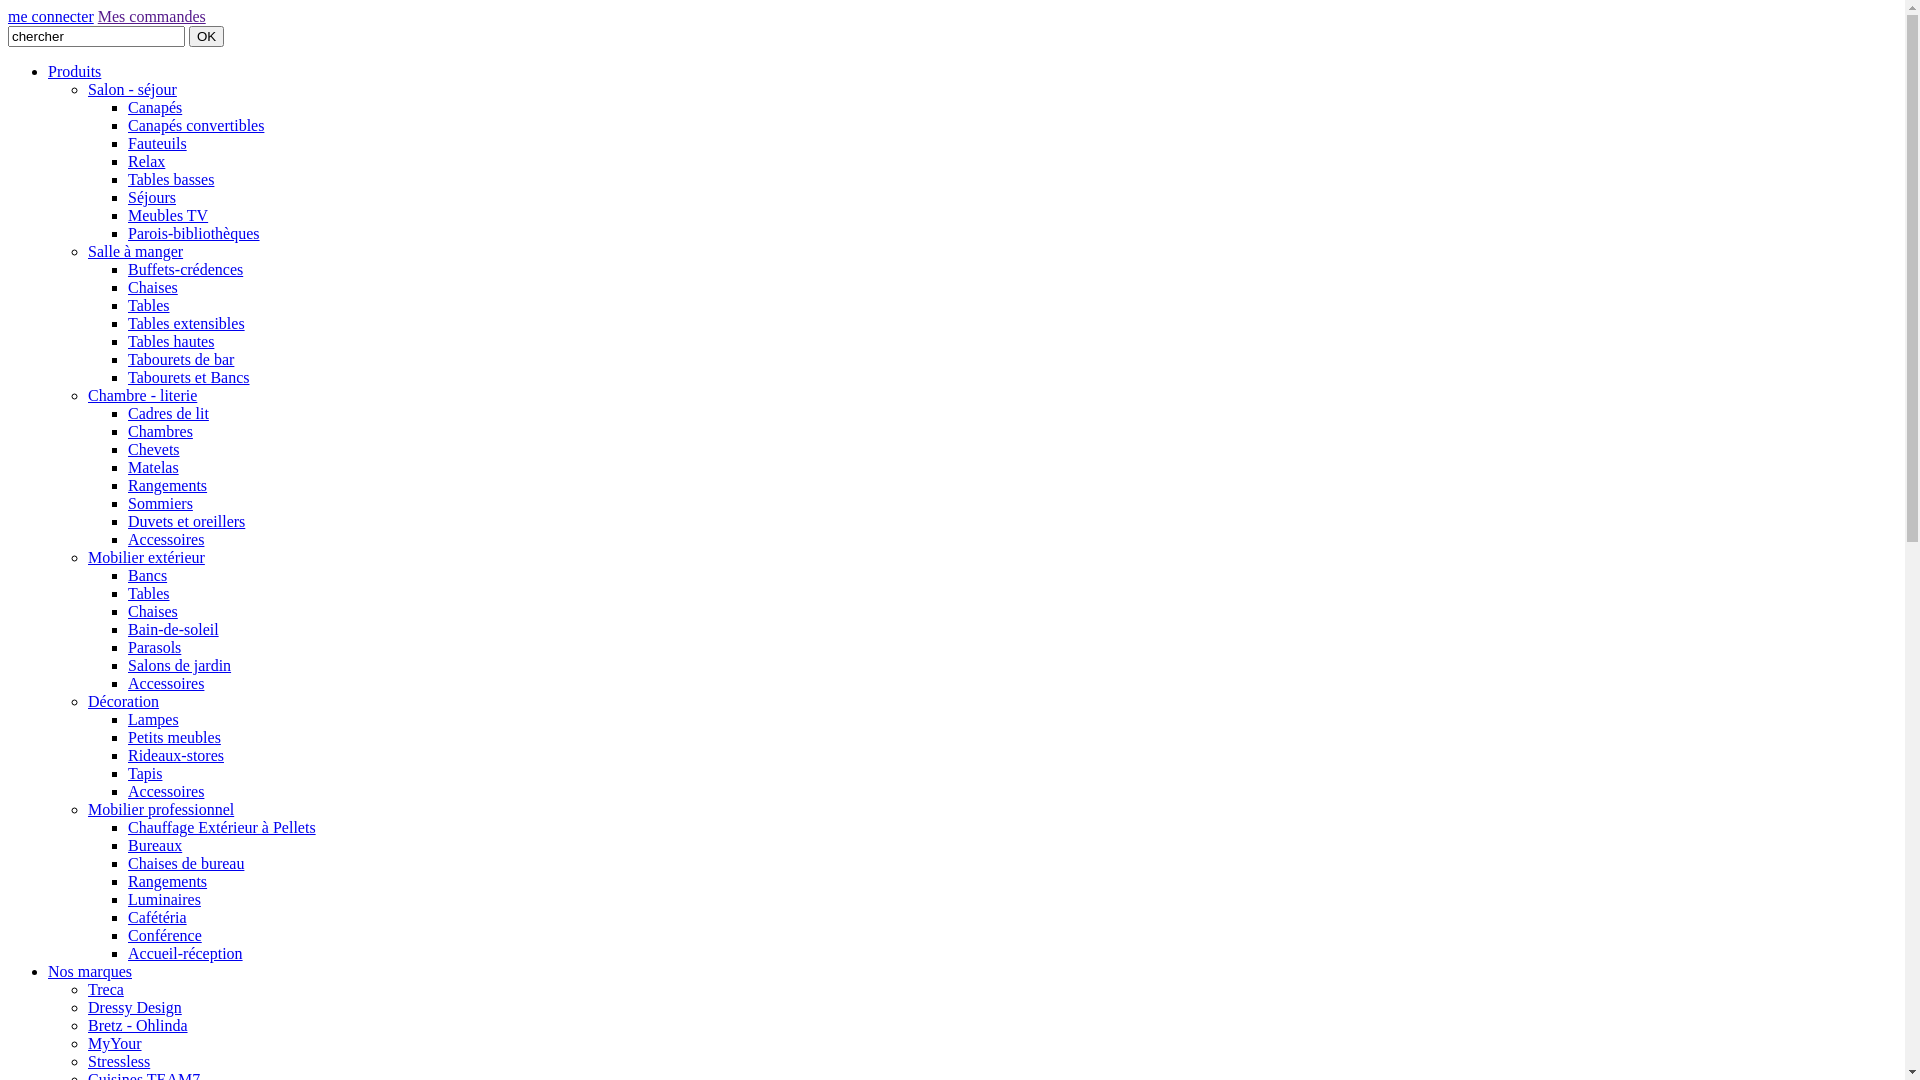 This screenshot has width=1920, height=1080. Describe the element at coordinates (153, 647) in the screenshot. I see `'Parasols'` at that location.